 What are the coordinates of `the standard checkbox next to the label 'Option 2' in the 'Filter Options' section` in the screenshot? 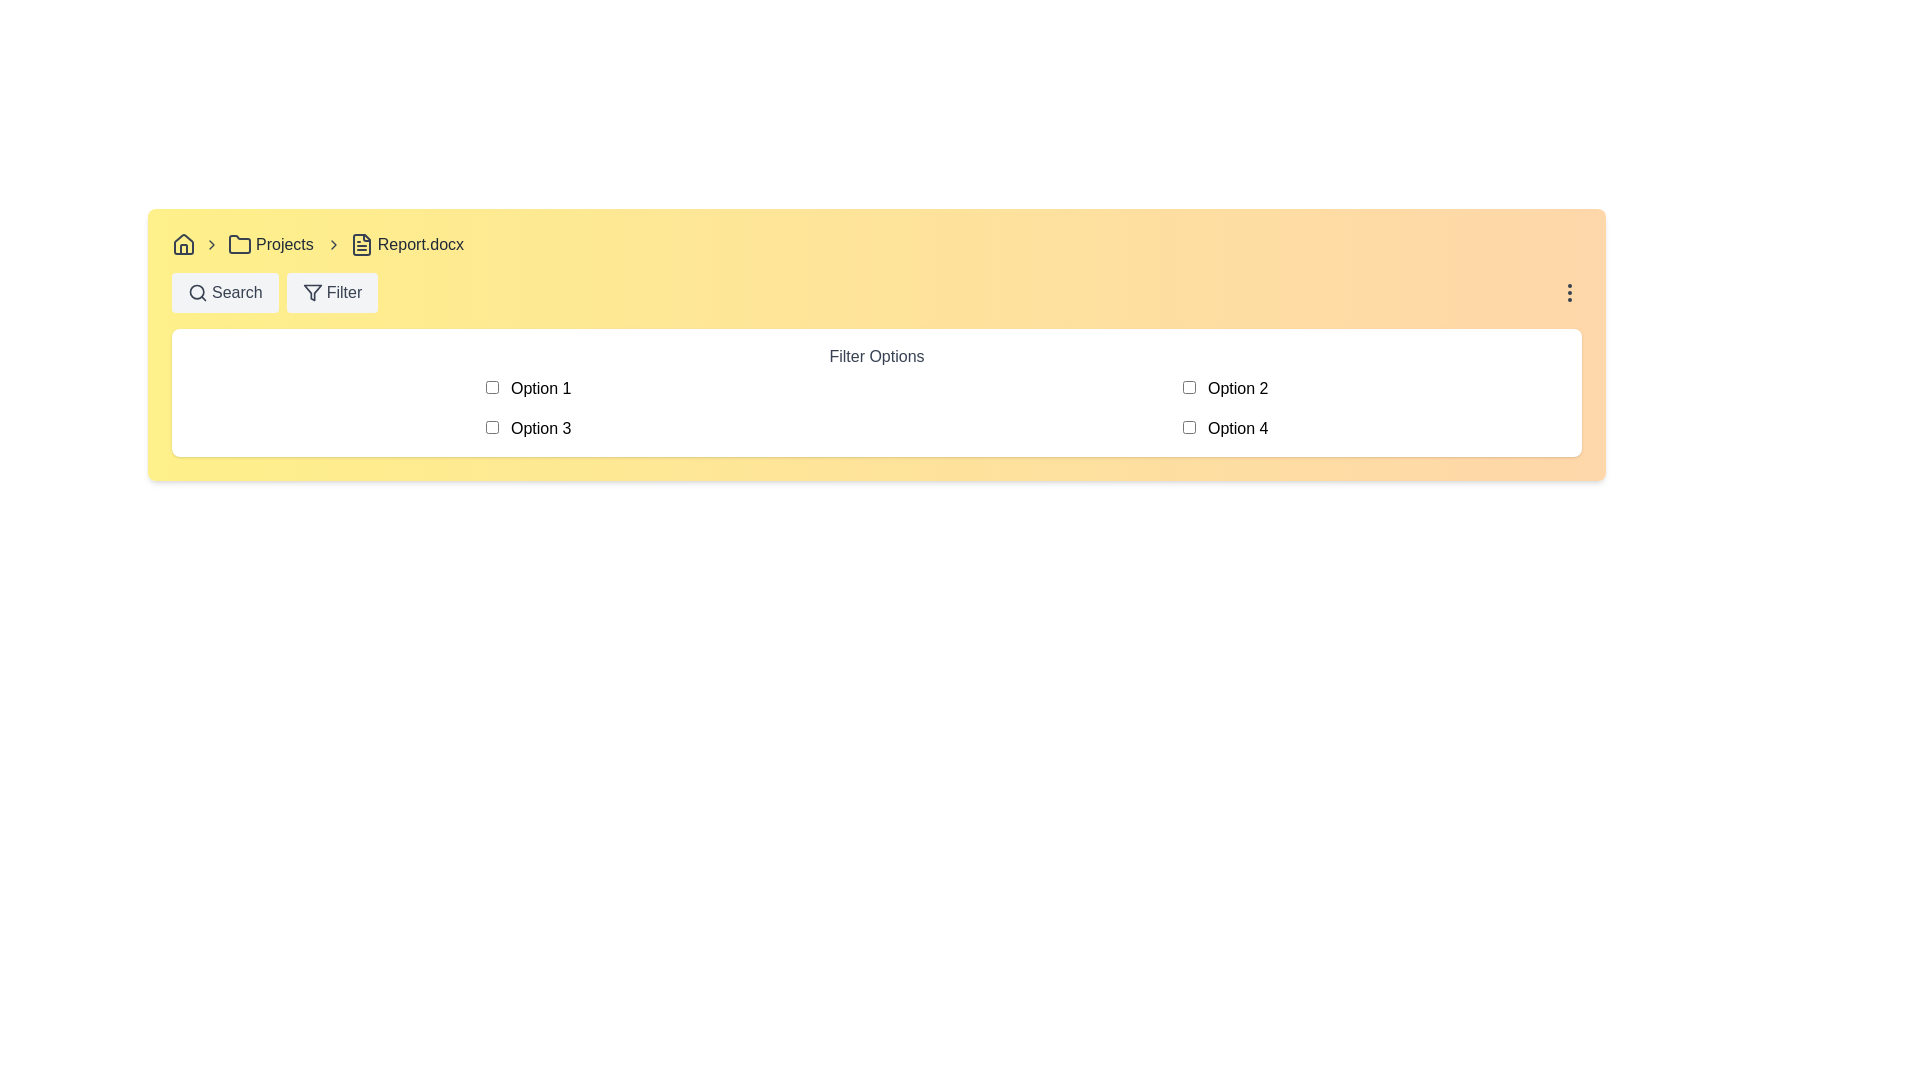 It's located at (1189, 387).